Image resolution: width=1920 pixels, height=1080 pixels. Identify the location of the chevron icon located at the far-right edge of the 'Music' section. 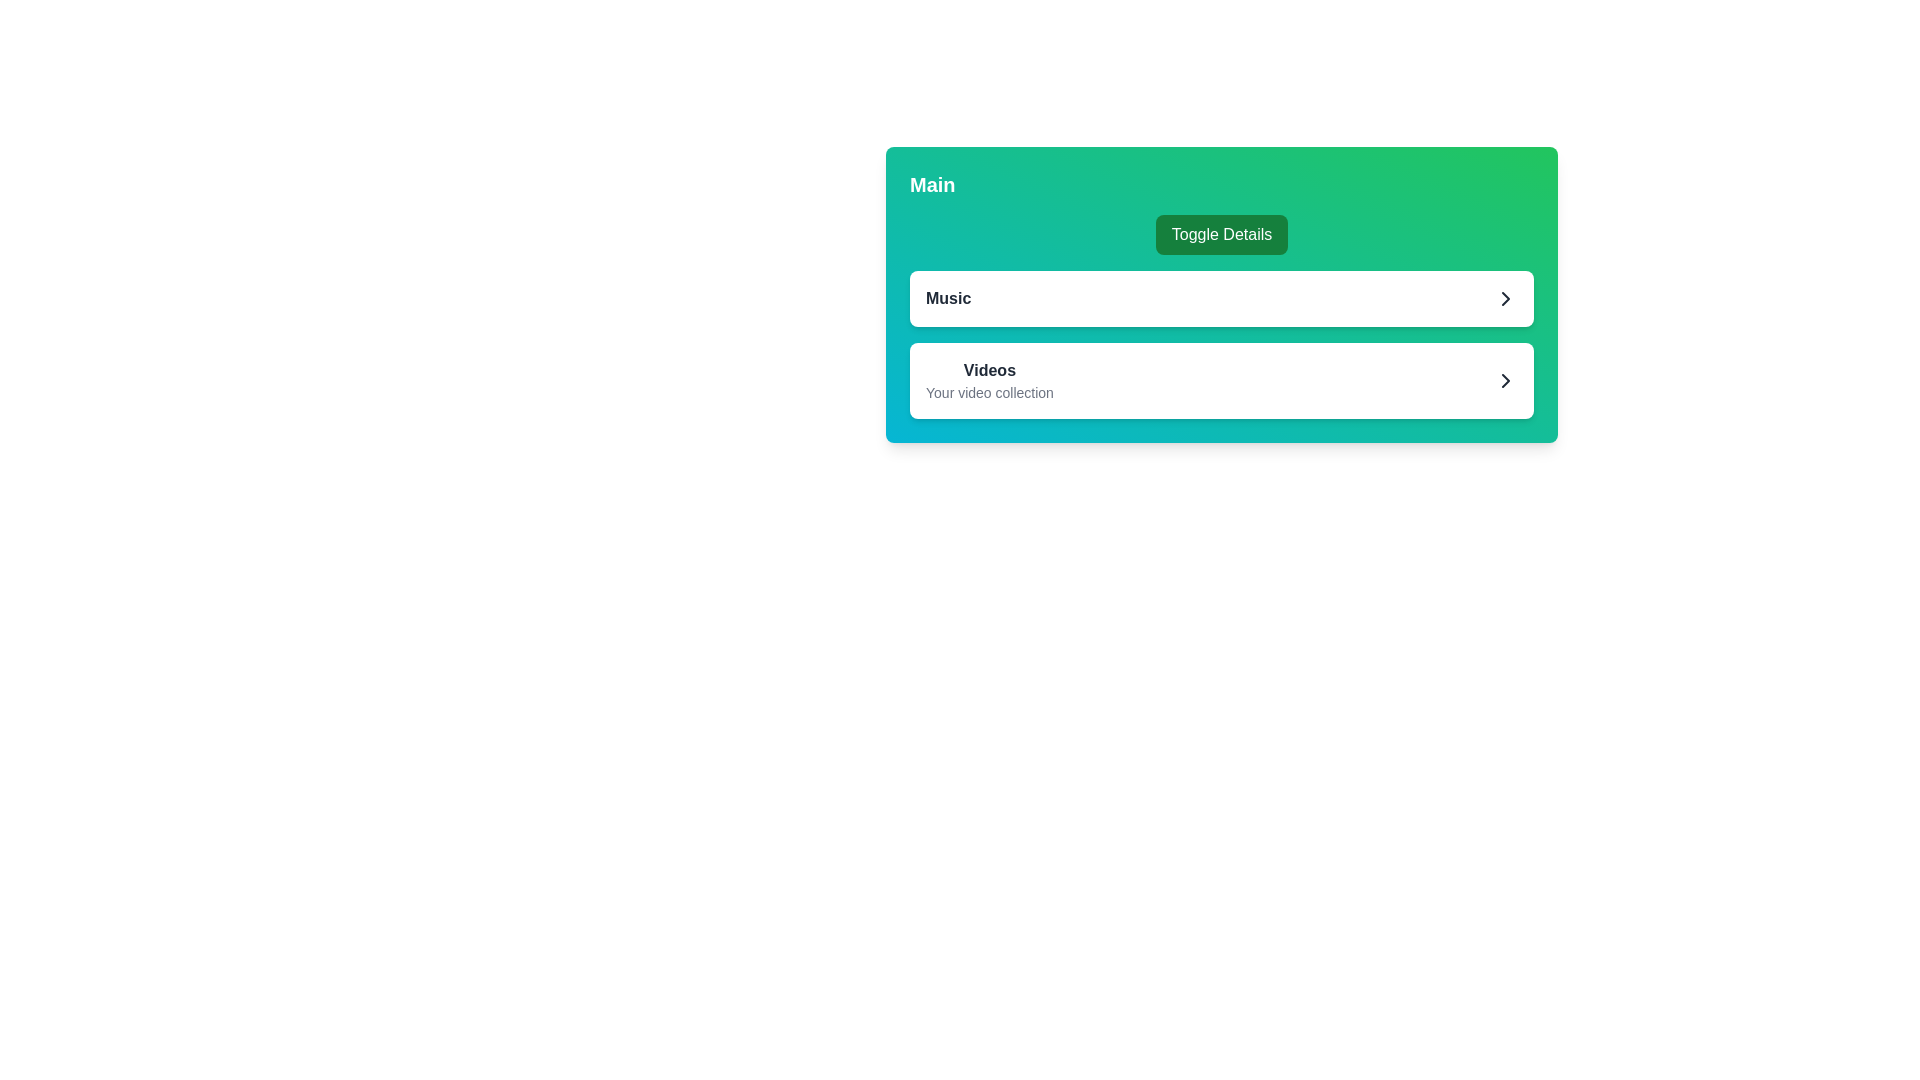
(1506, 299).